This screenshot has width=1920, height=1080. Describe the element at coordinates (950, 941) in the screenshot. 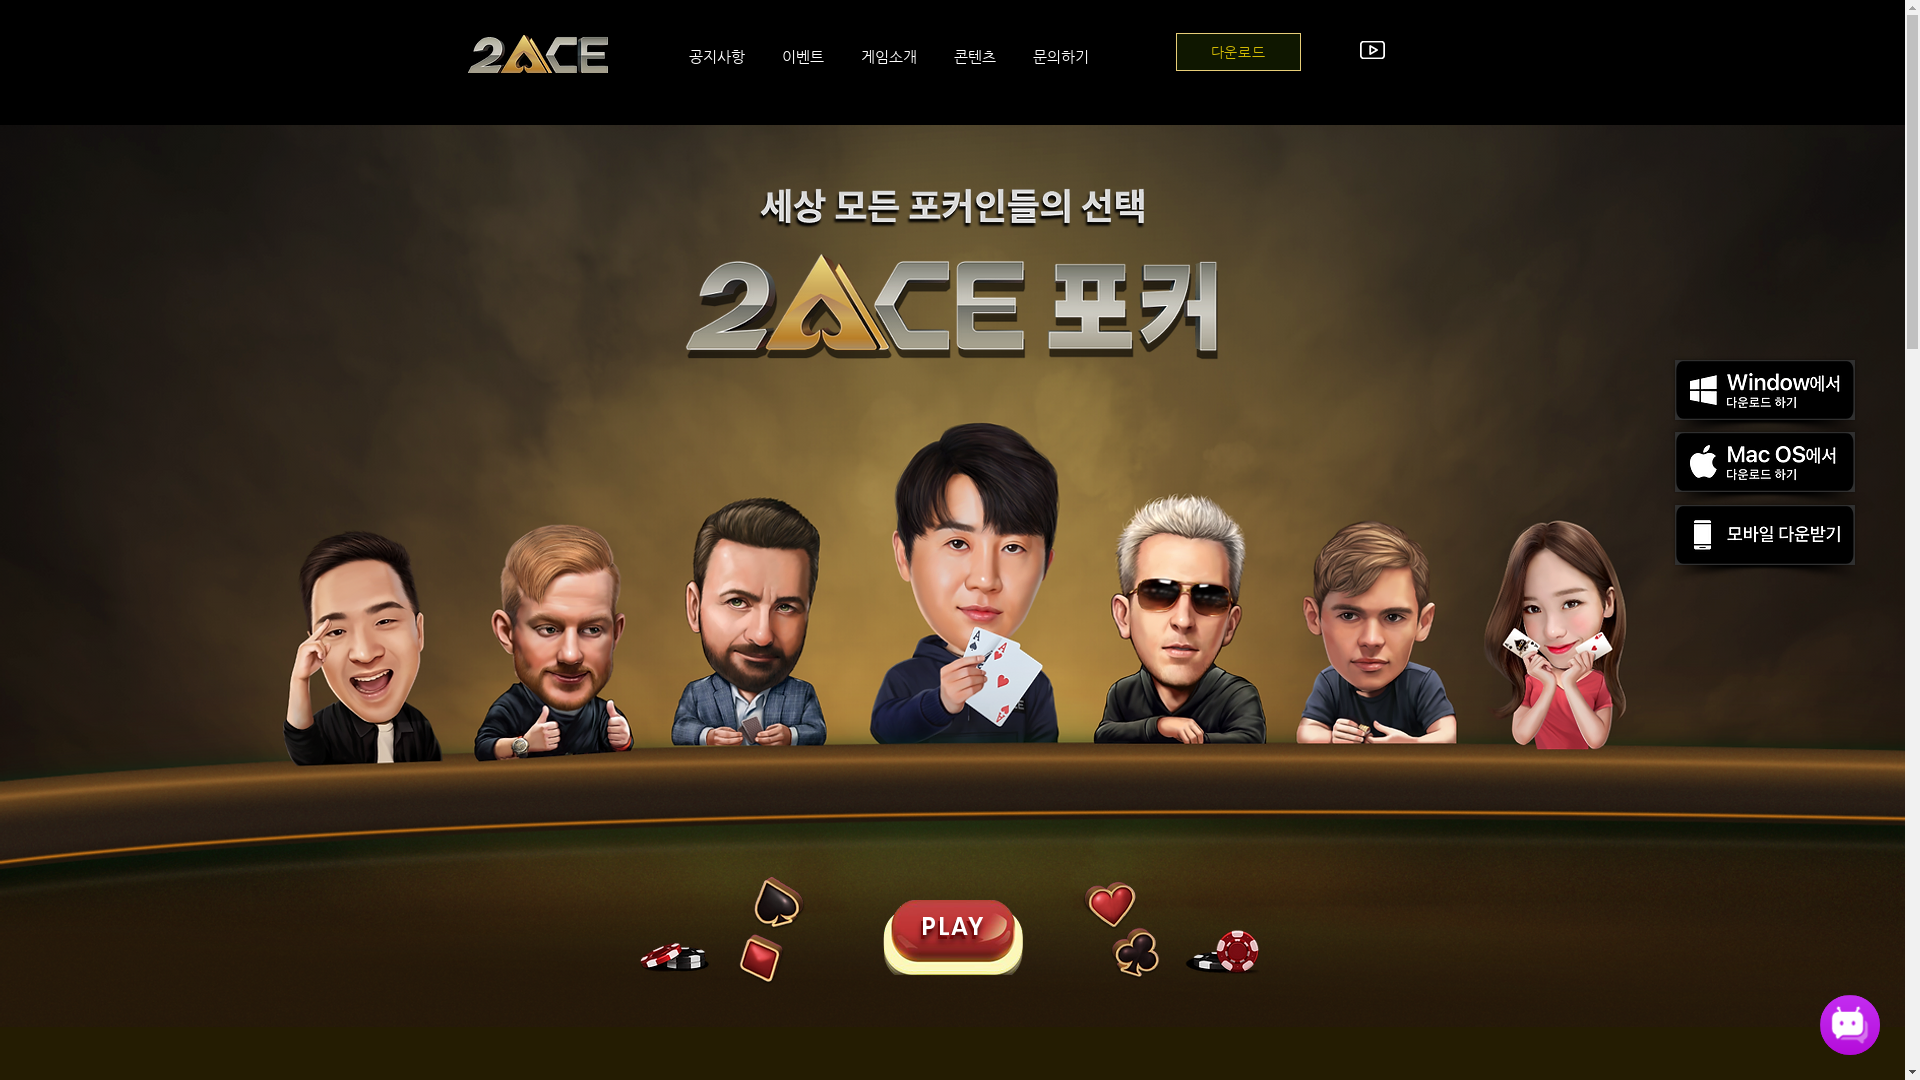

I see `'button2.png'` at that location.